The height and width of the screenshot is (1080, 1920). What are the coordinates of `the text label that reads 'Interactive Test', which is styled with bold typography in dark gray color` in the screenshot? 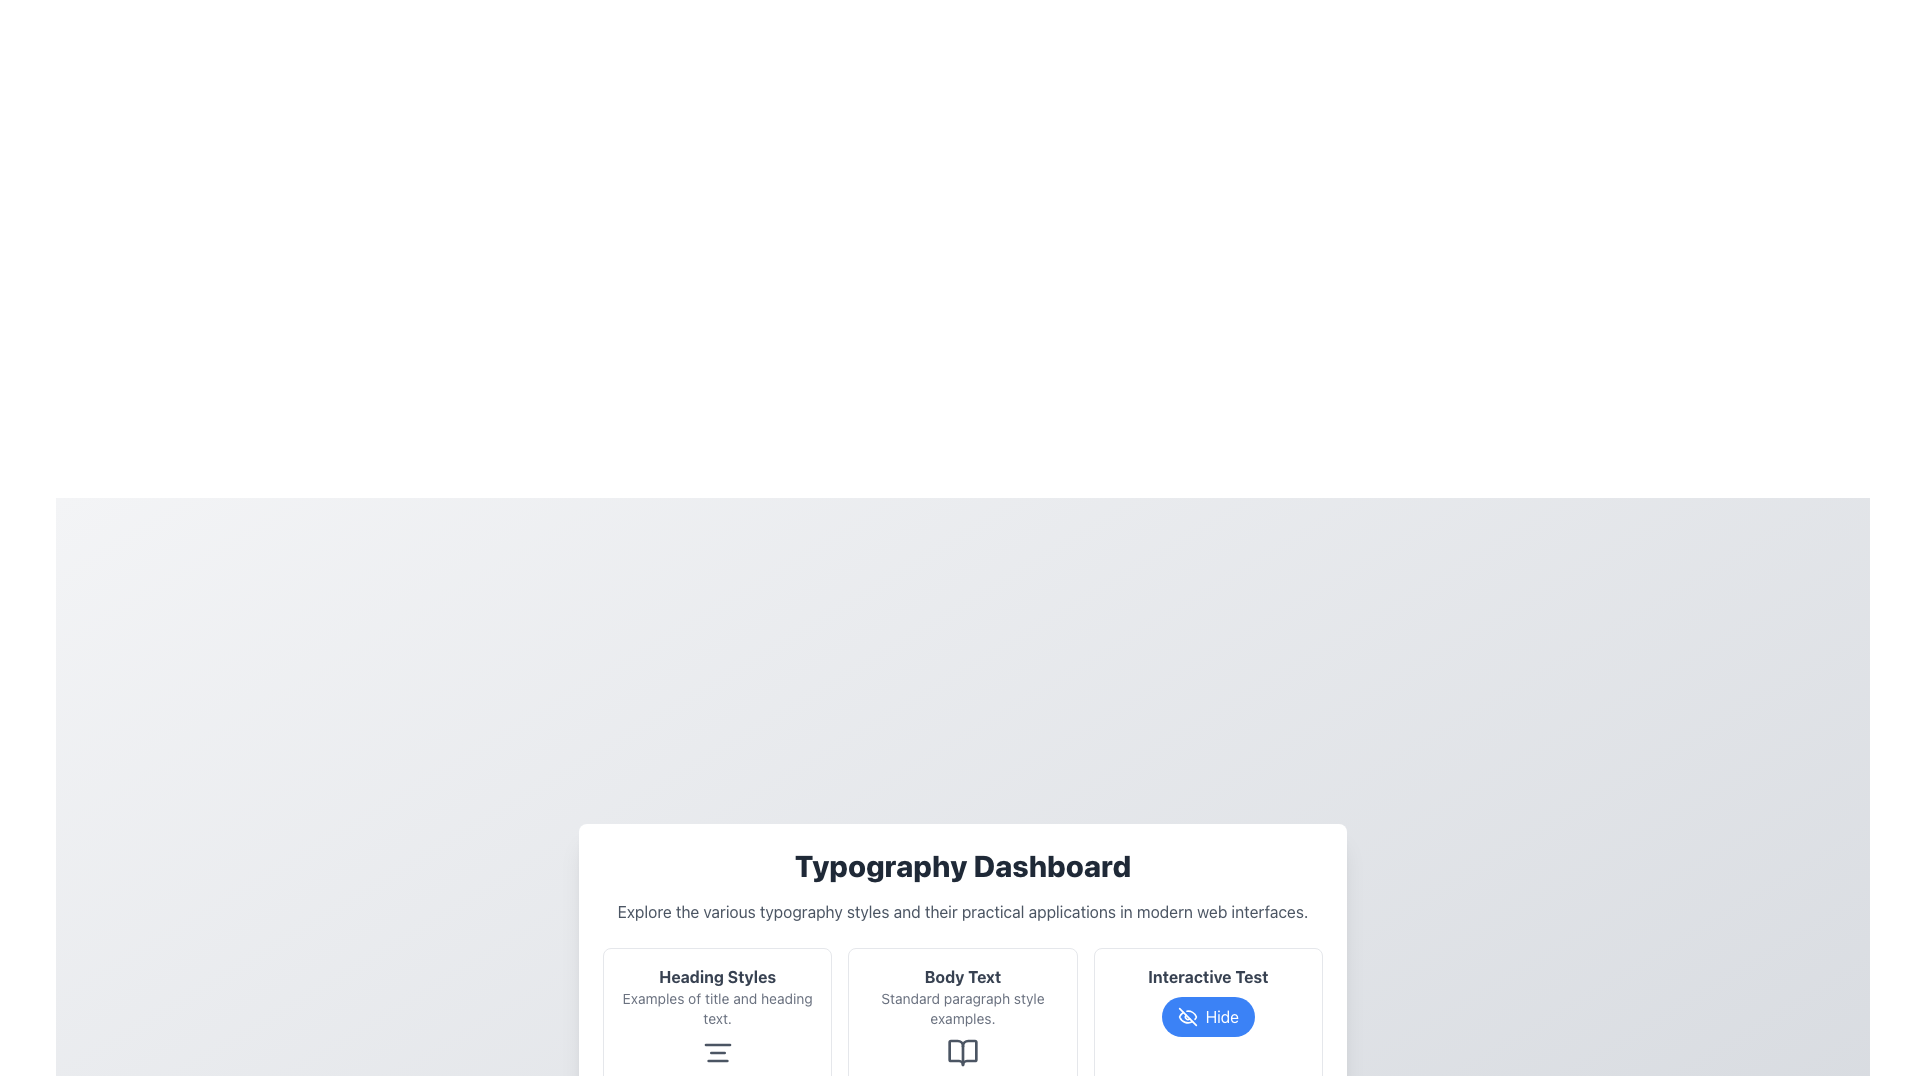 It's located at (1207, 975).